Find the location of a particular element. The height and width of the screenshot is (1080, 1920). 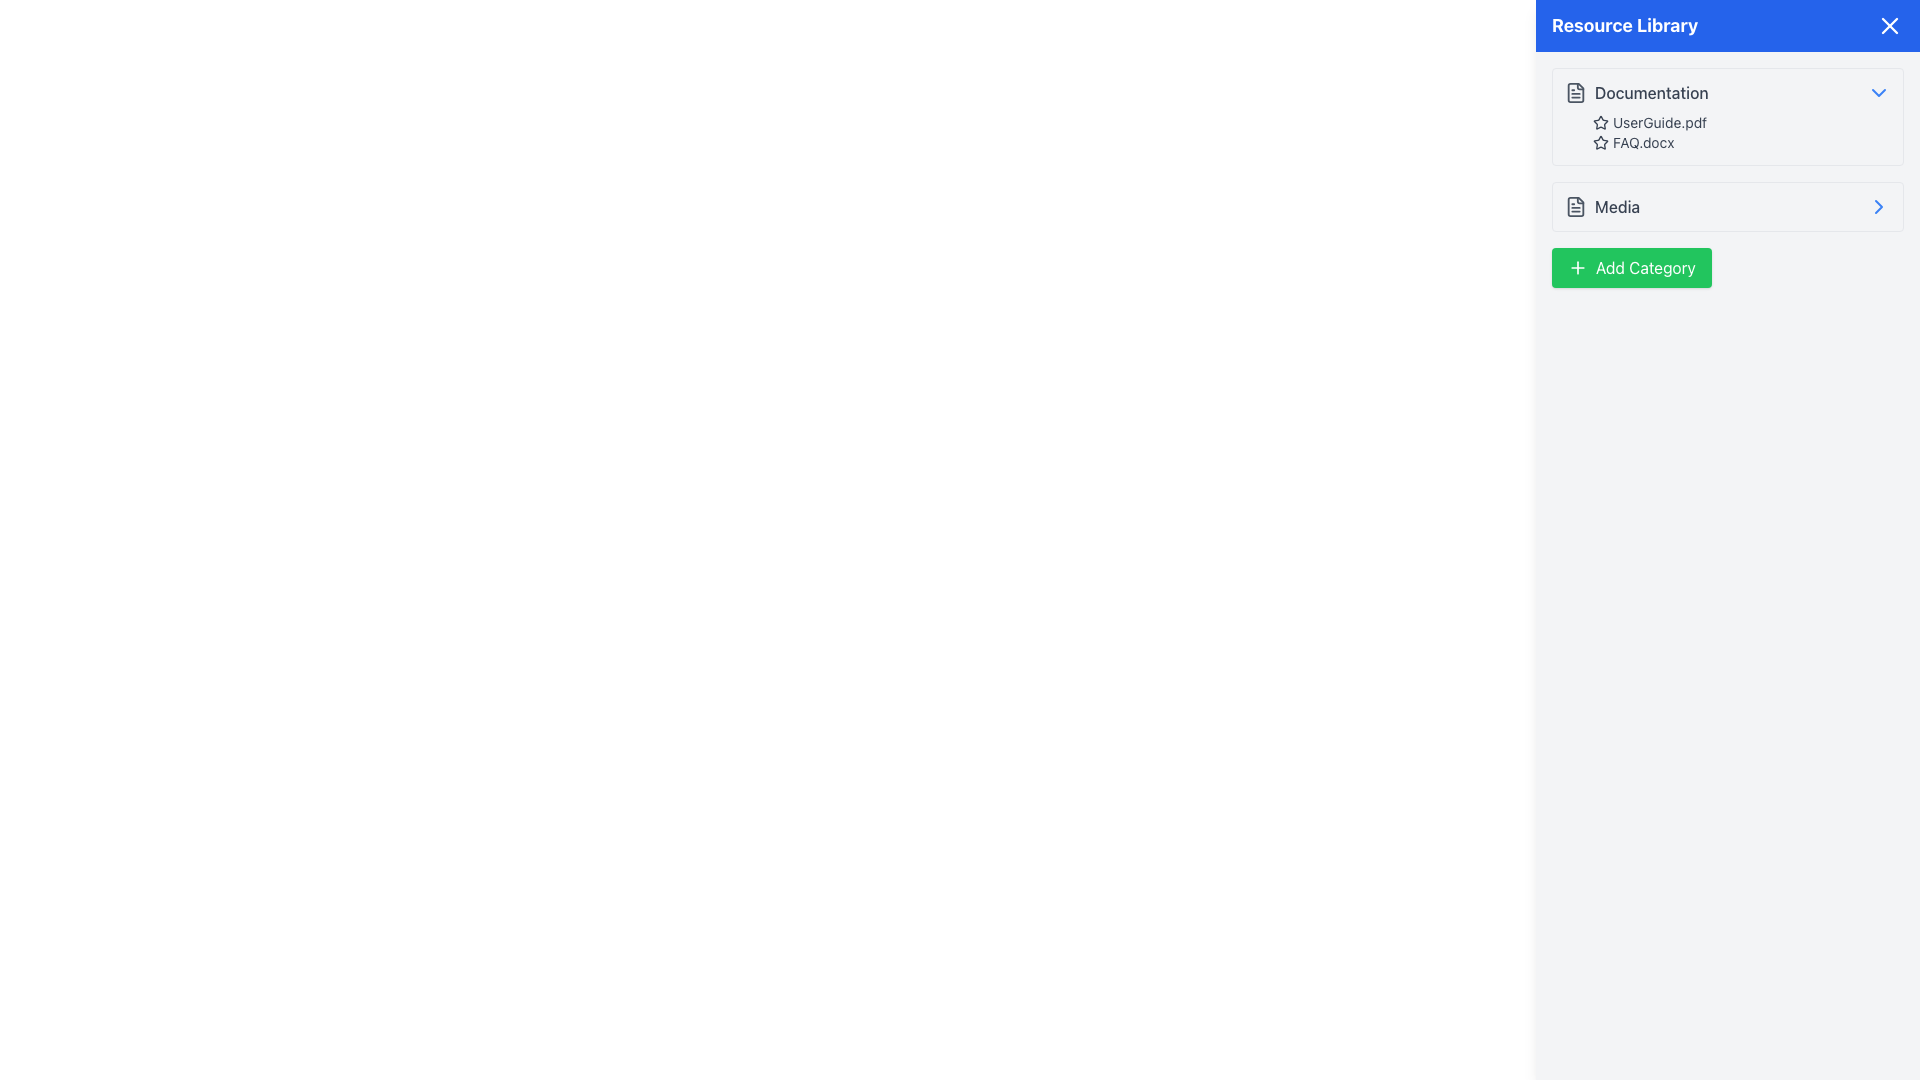

the star icon next to 'FAQ.docx' in the 'Documentation' section of the 'Resource Library' sidebar is located at coordinates (1598, 122).